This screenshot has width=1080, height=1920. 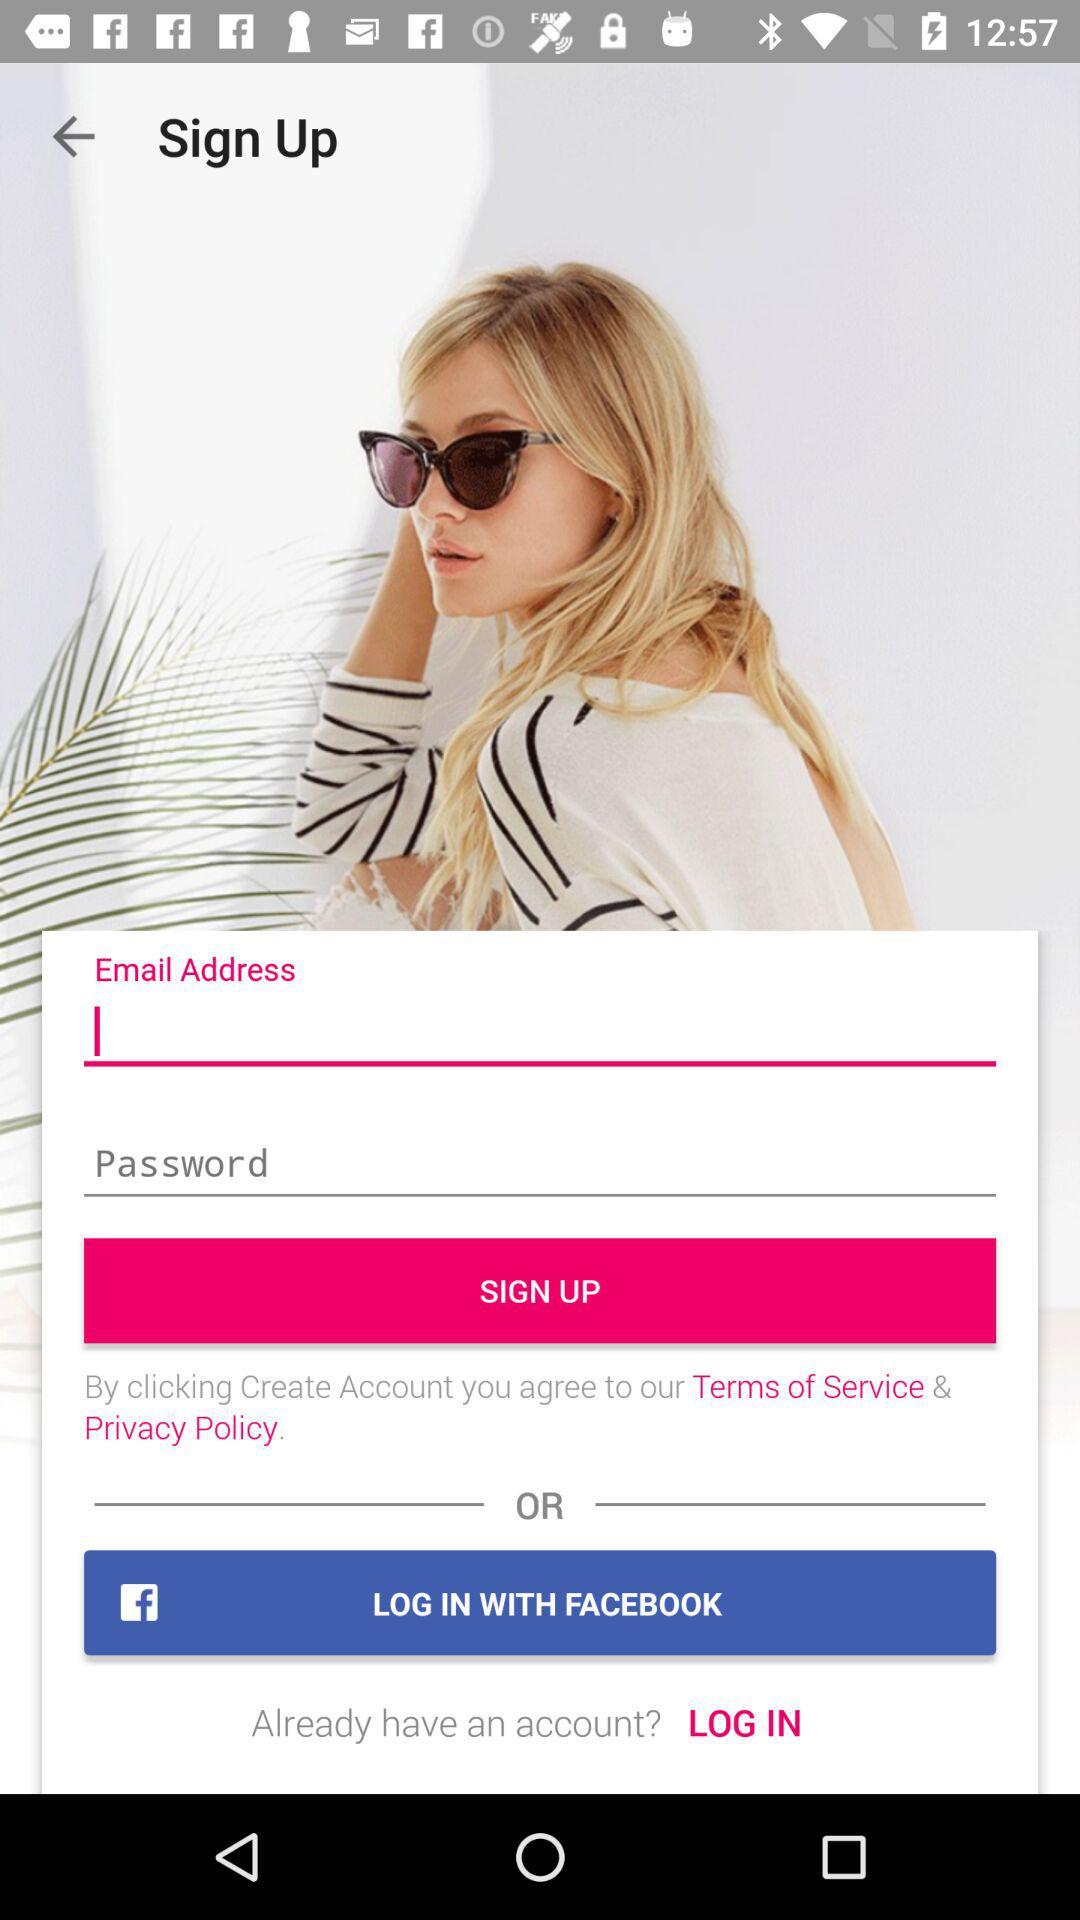 What do you see at coordinates (540, 1165) in the screenshot?
I see `item above the sign up icon` at bounding box center [540, 1165].